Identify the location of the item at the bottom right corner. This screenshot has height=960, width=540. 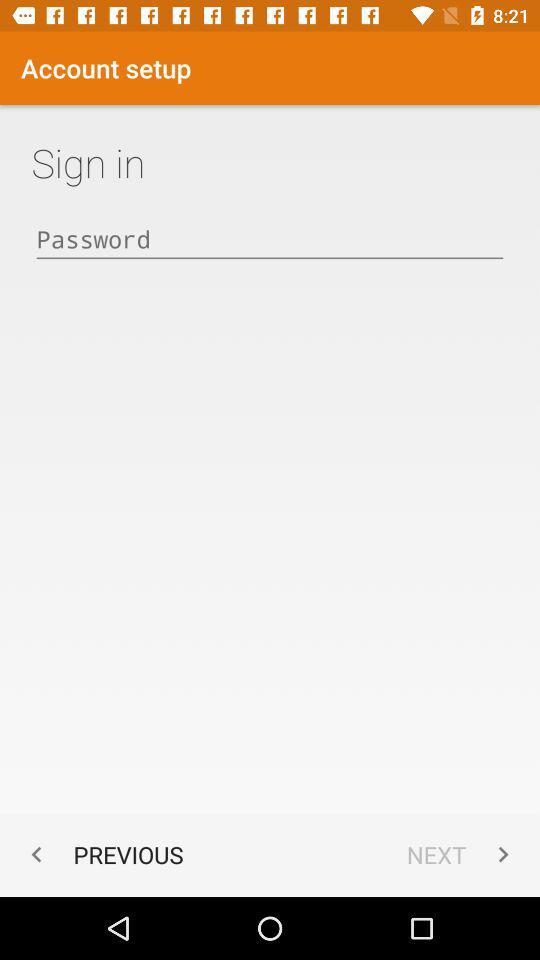
(462, 853).